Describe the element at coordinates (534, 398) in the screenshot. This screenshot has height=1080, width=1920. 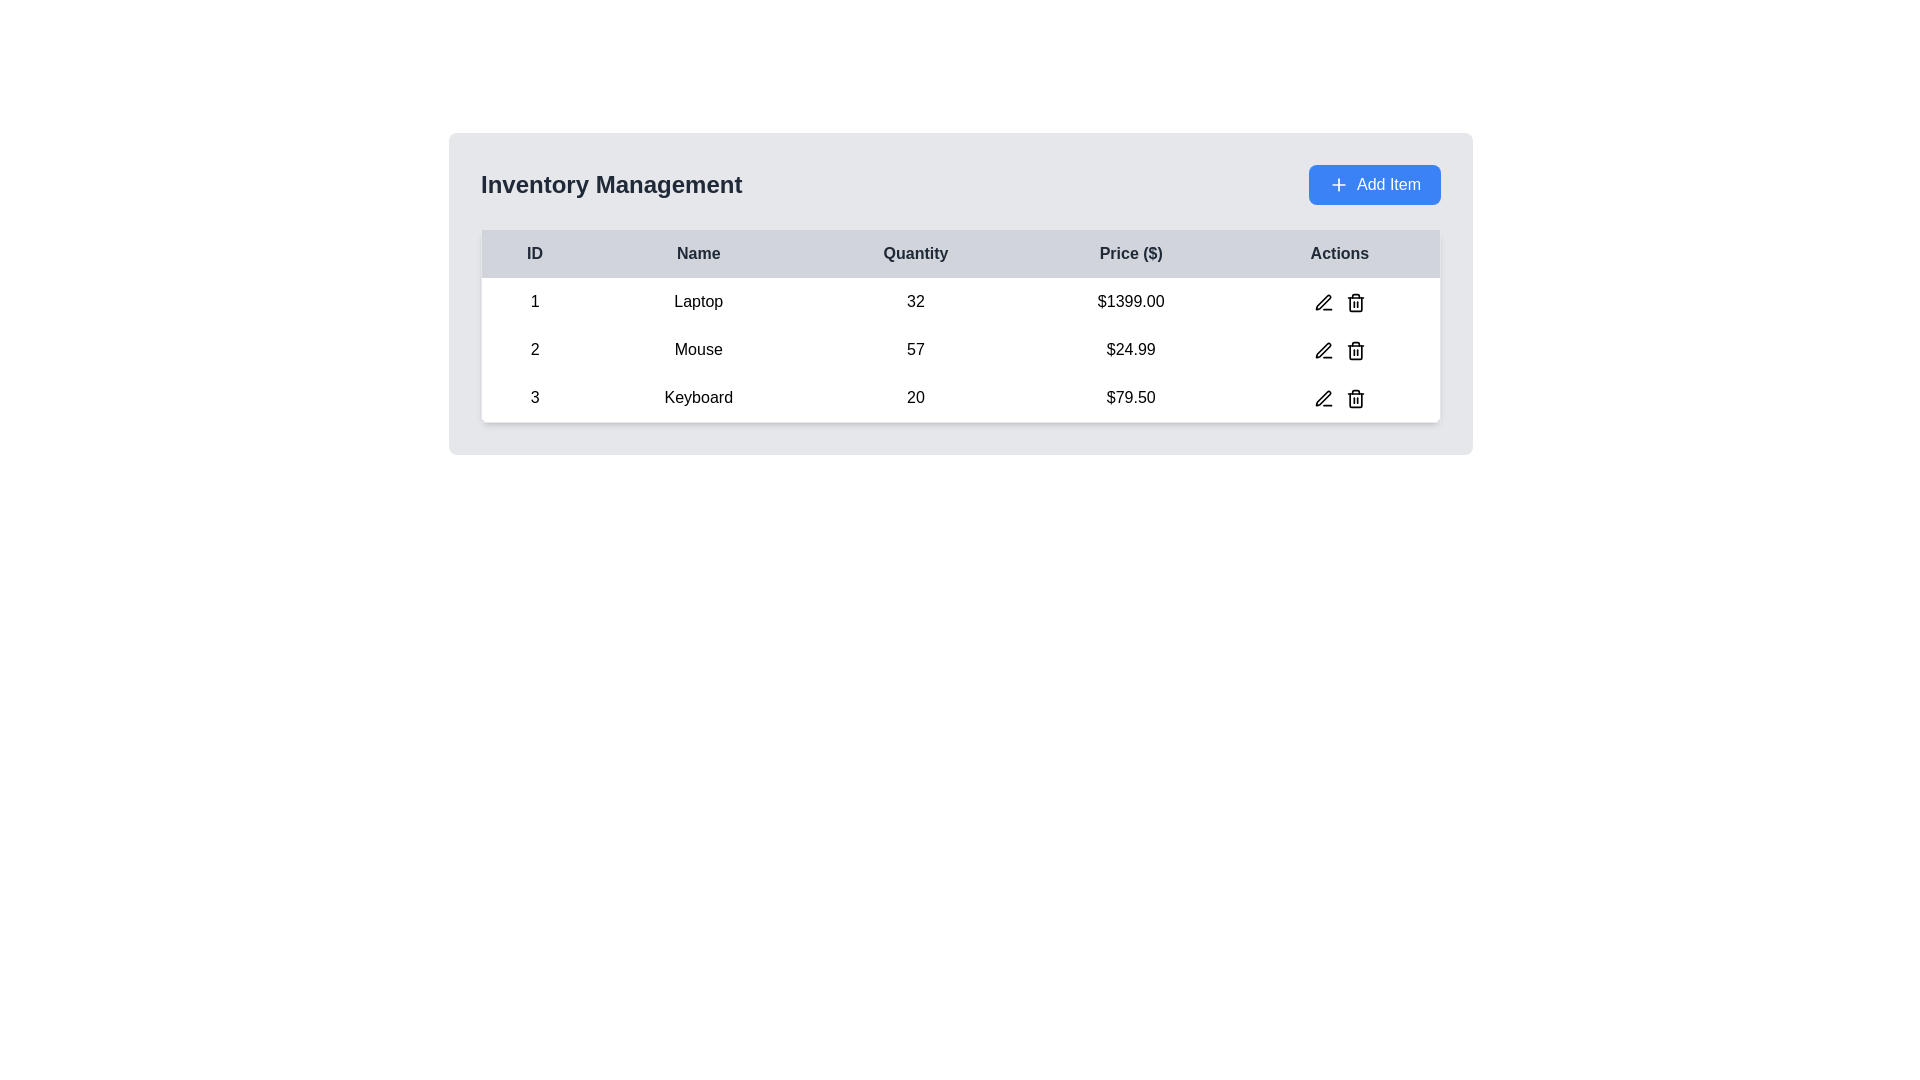
I see `the label representing the unique identifier for the item in the first column of the table's third row within the 'Inventory Management' section` at that location.